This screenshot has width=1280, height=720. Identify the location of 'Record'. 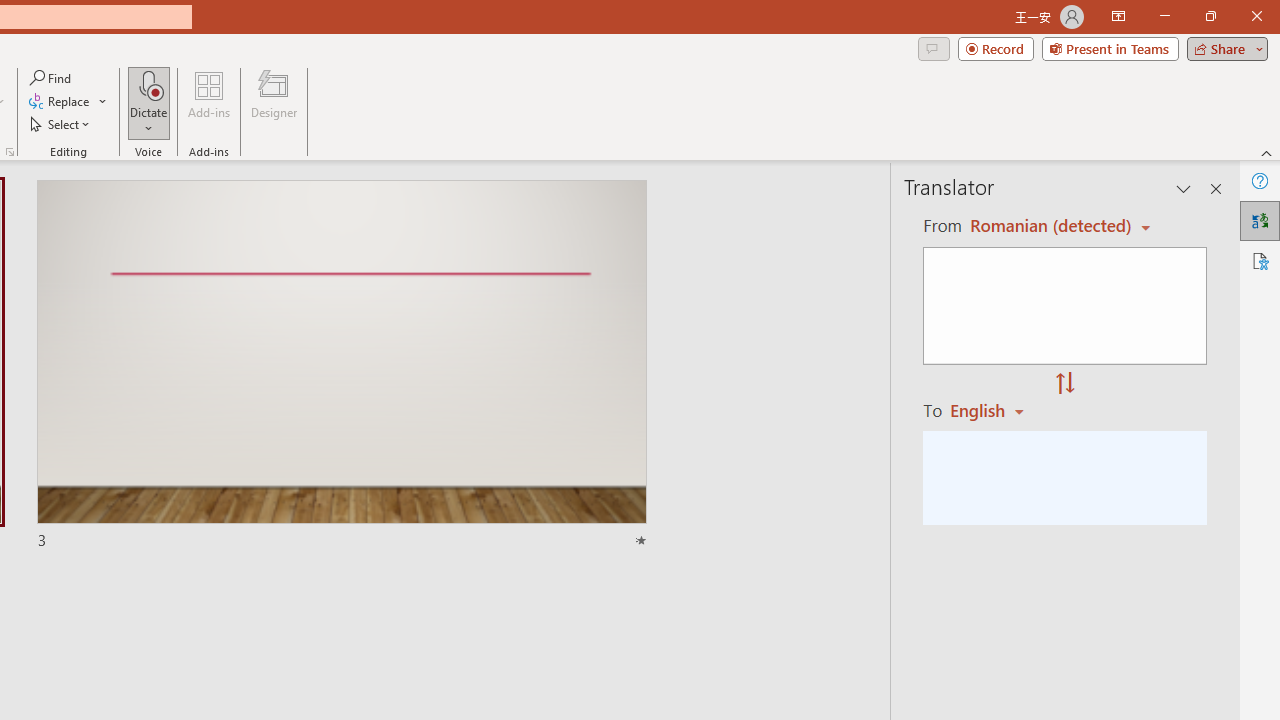
(995, 47).